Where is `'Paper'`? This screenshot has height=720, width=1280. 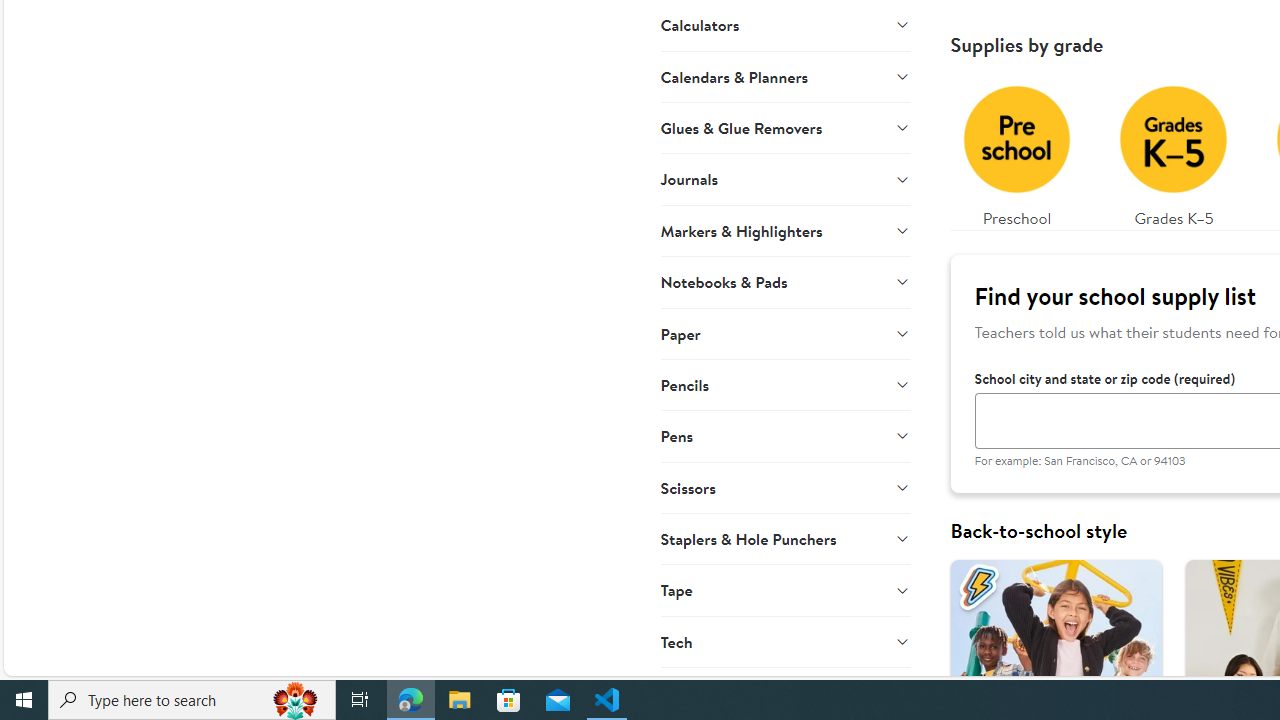 'Paper' is located at coordinates (784, 332).